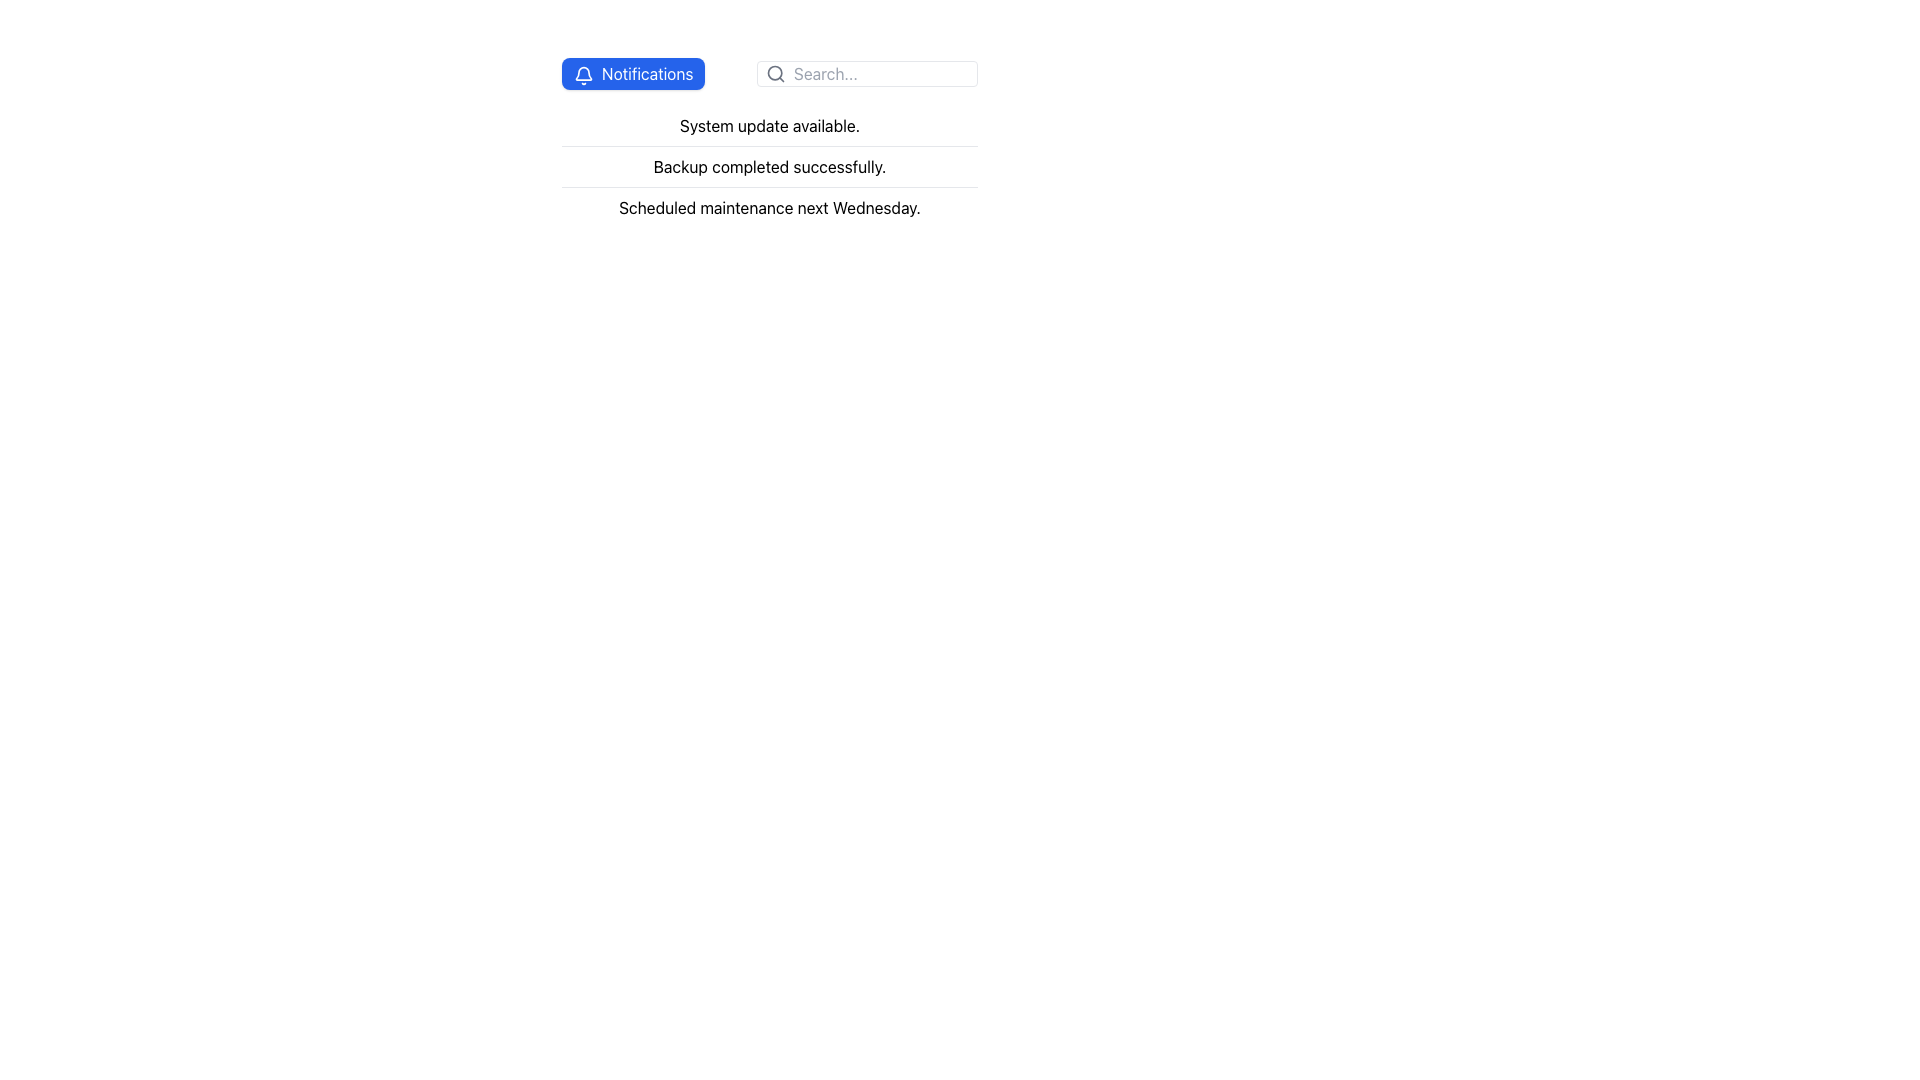 Image resolution: width=1920 pixels, height=1080 pixels. I want to click on the Search Box located on the right side of the top horizontal bar, so click(867, 72).